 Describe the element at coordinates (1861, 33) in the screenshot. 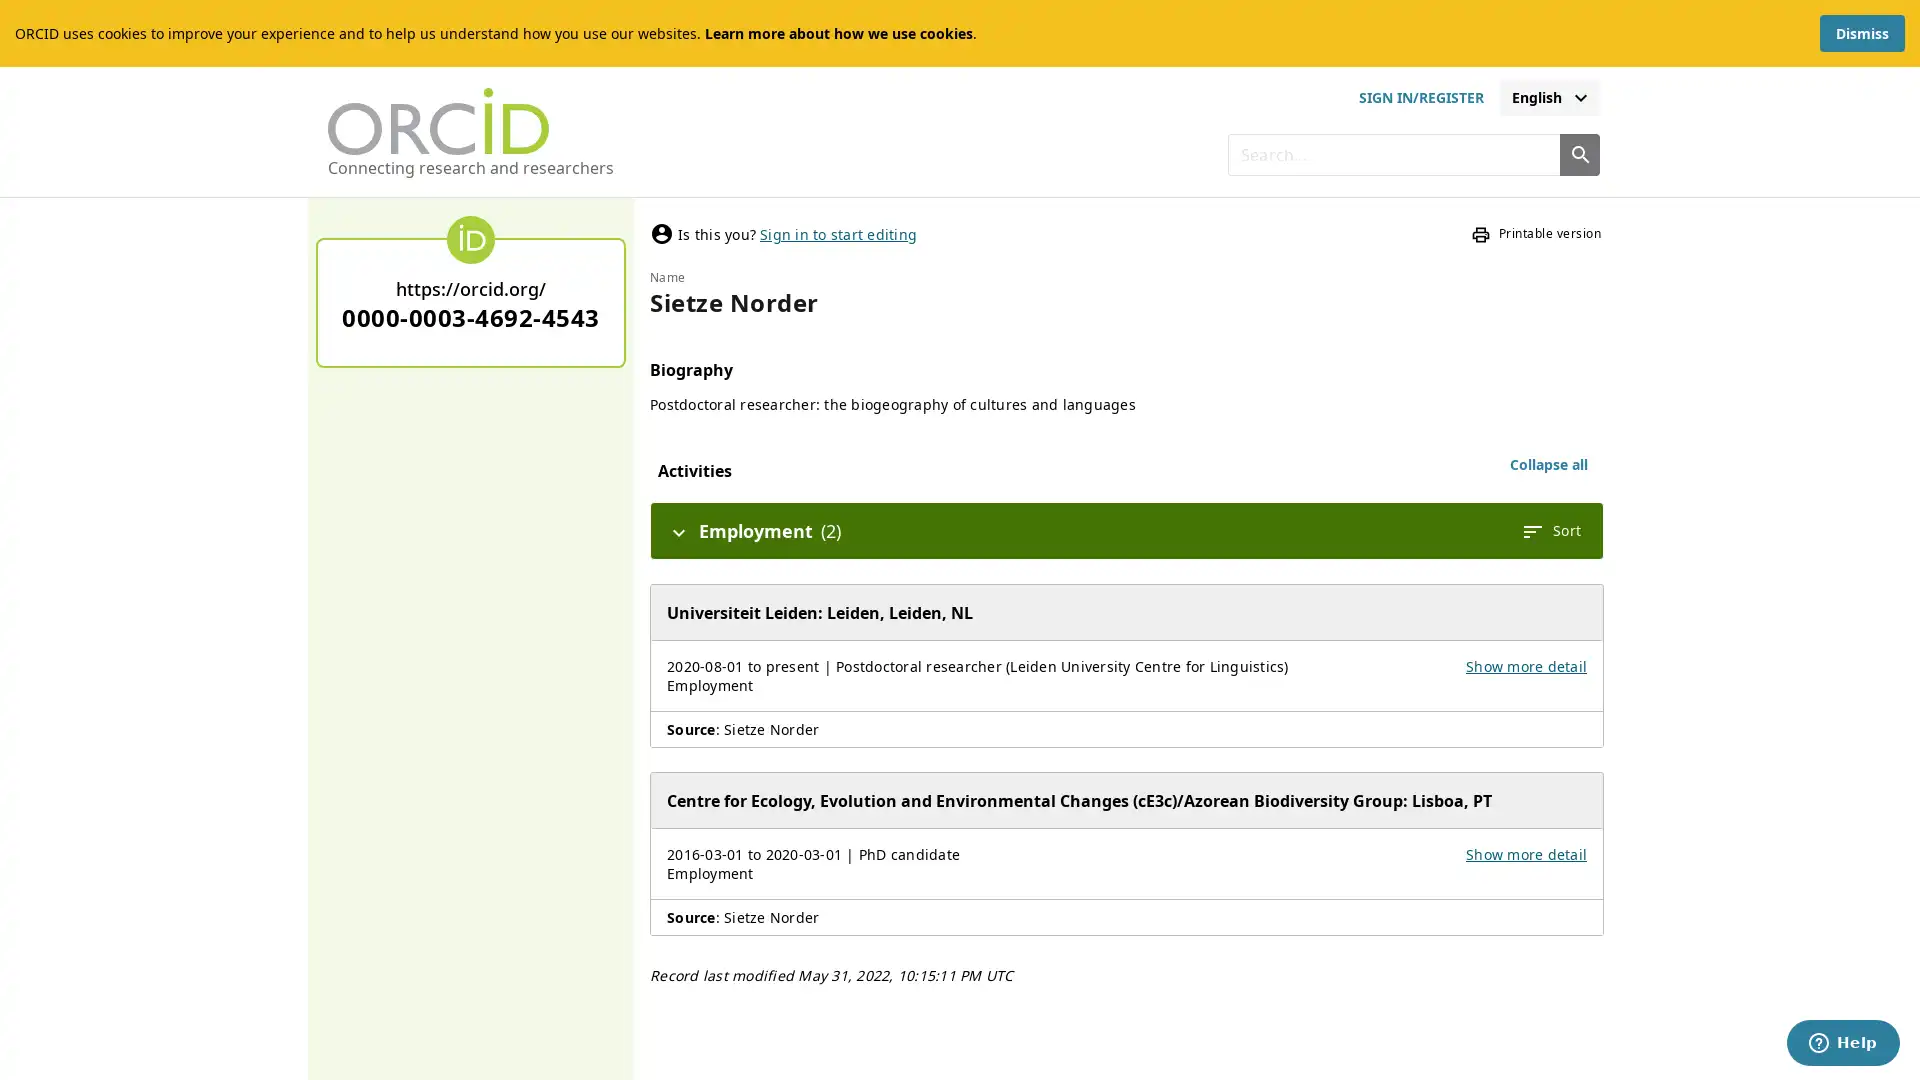

I see `Dismiss` at that location.